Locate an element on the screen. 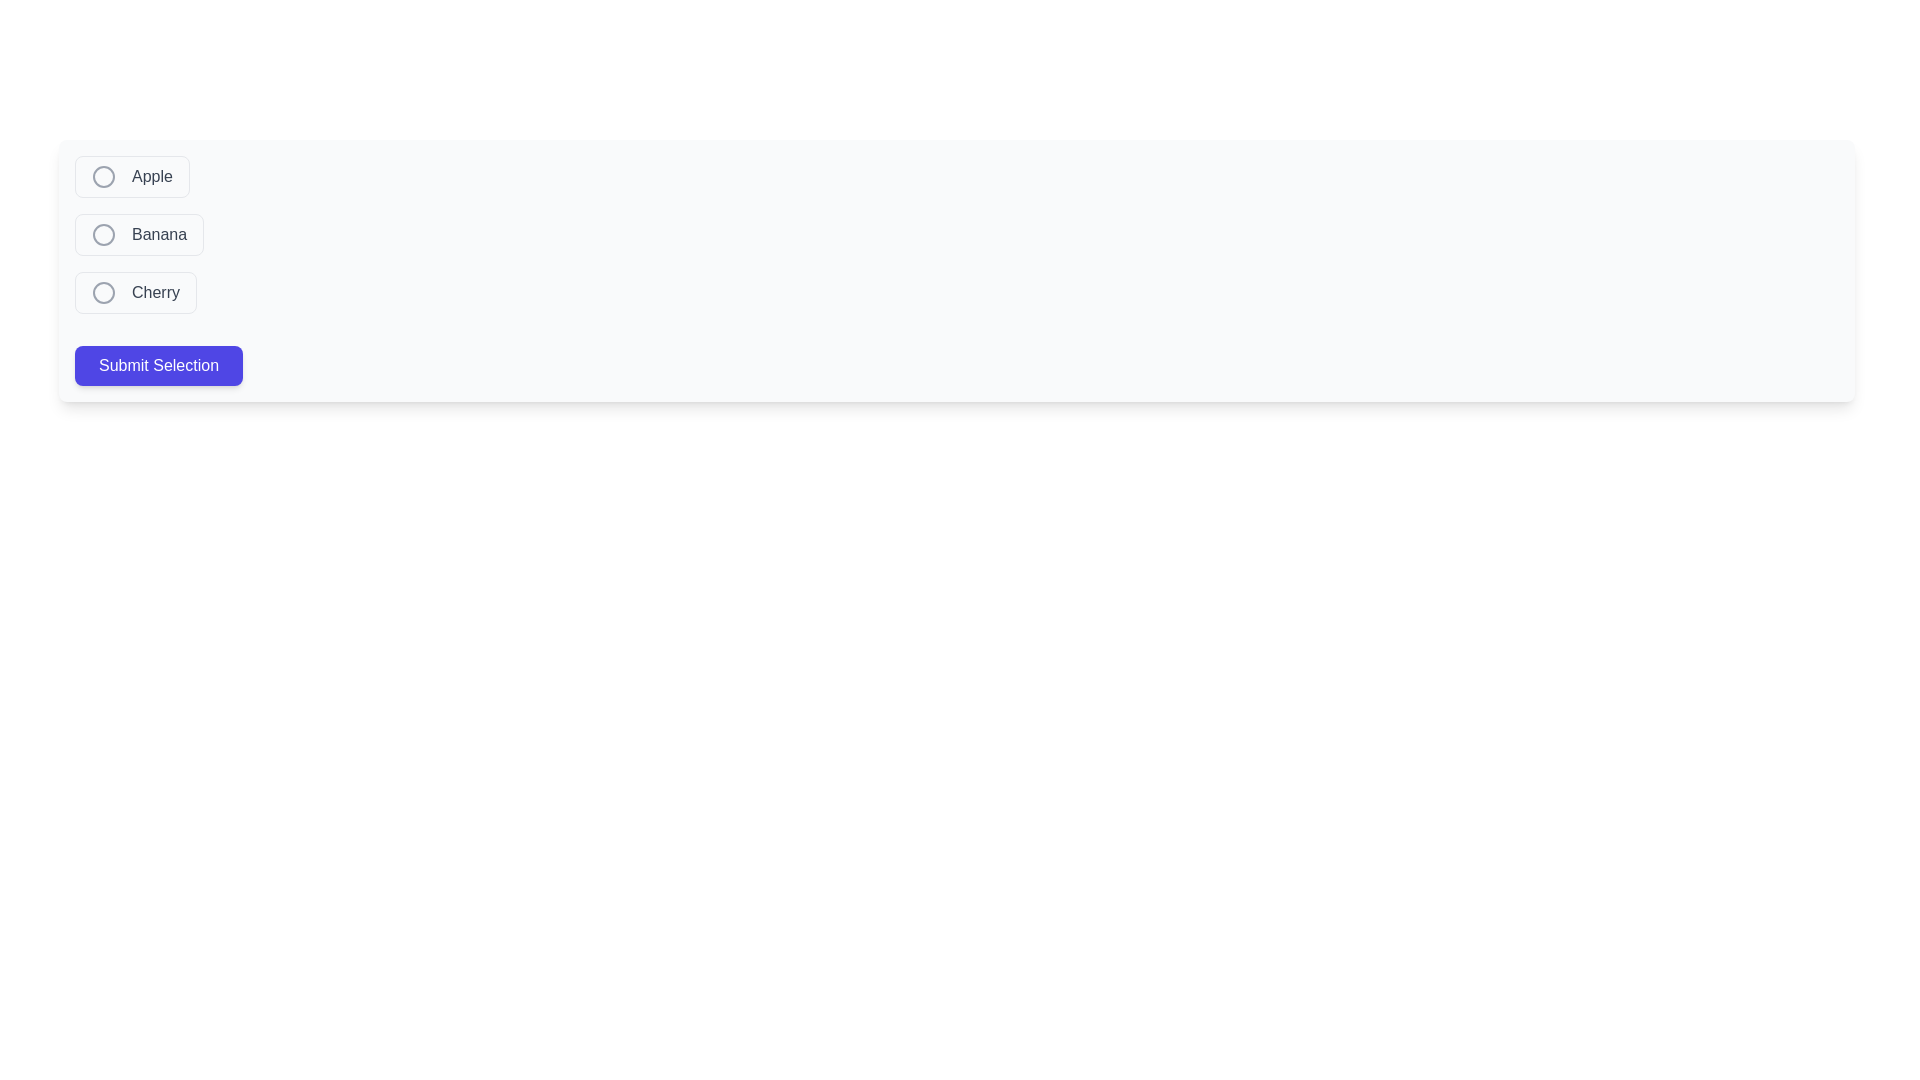 Image resolution: width=1920 pixels, height=1080 pixels. the Circle outline icon located to the left of the text 'Apple' is located at coordinates (103, 176).